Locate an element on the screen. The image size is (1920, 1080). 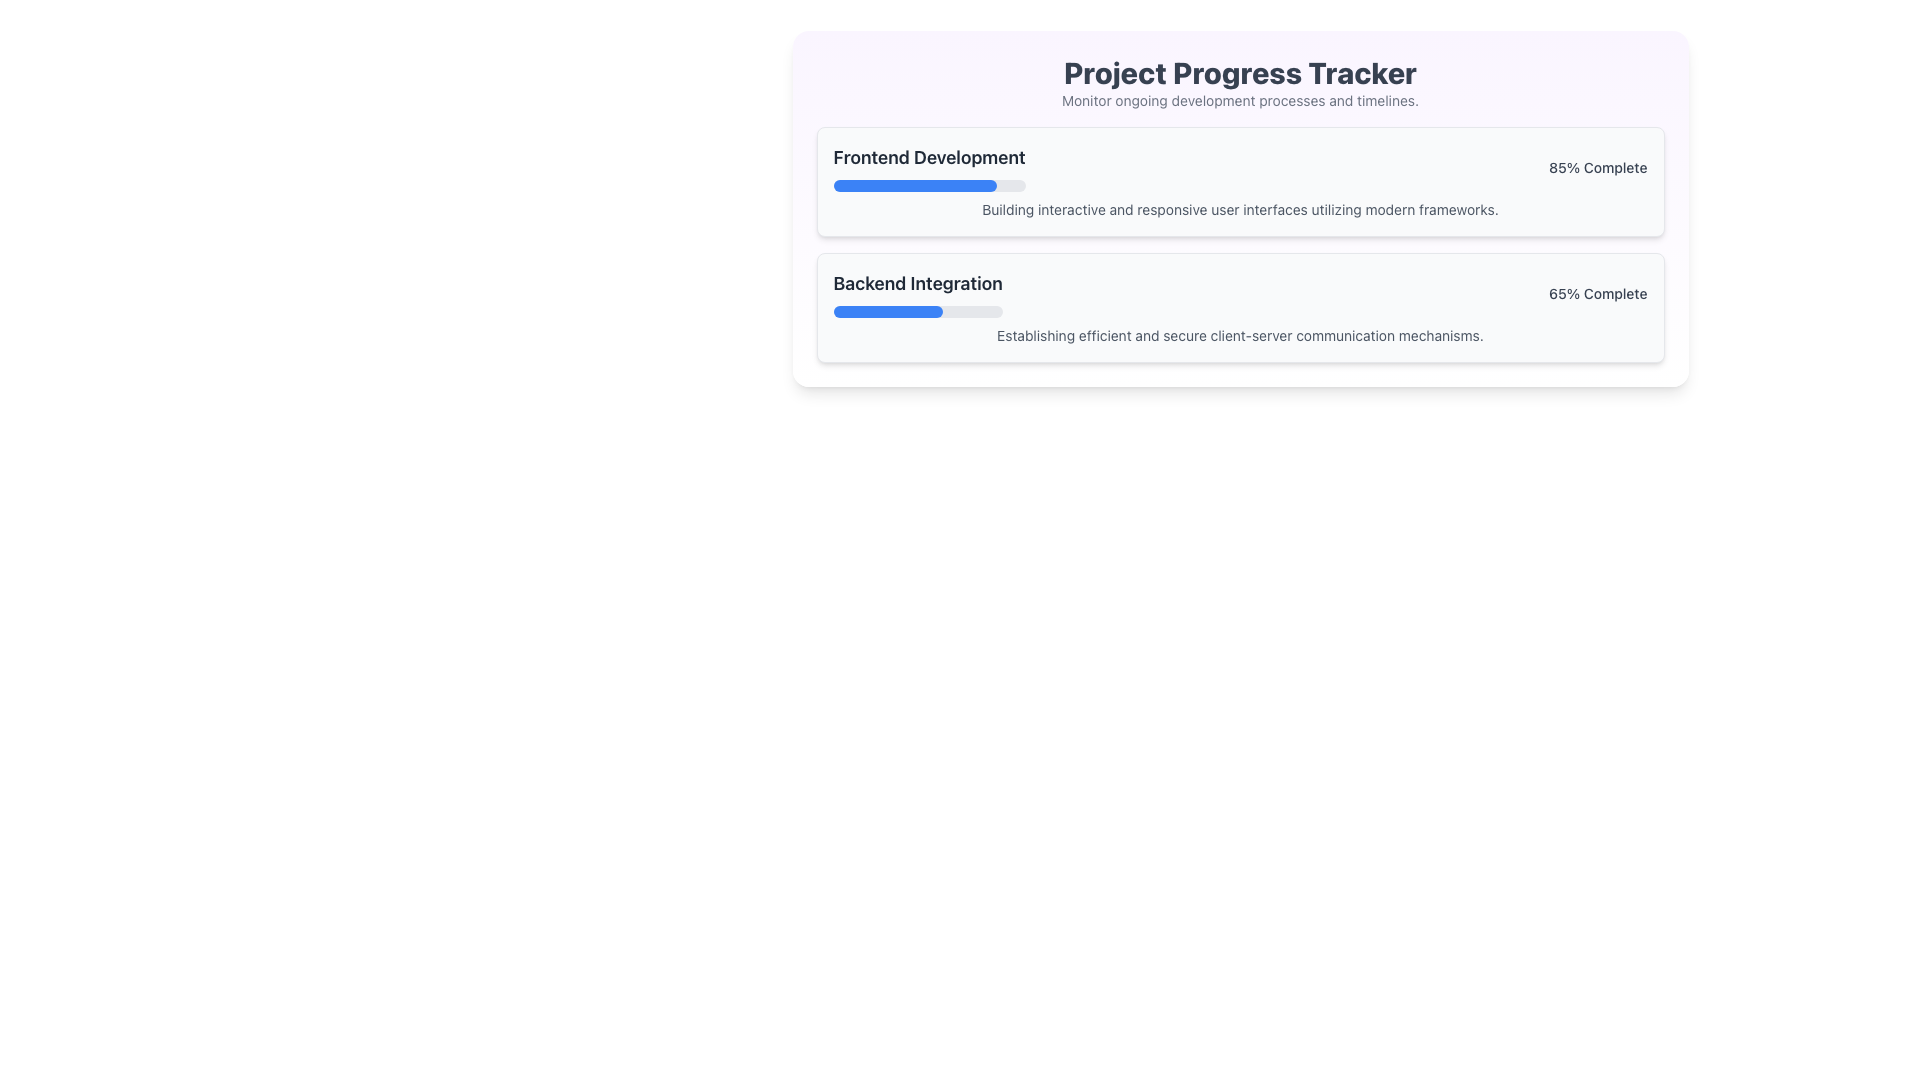
the text element "Backend Integration" which is styled in bold, larger size, and dark gray color located in the second section of the interface is located at coordinates (917, 284).